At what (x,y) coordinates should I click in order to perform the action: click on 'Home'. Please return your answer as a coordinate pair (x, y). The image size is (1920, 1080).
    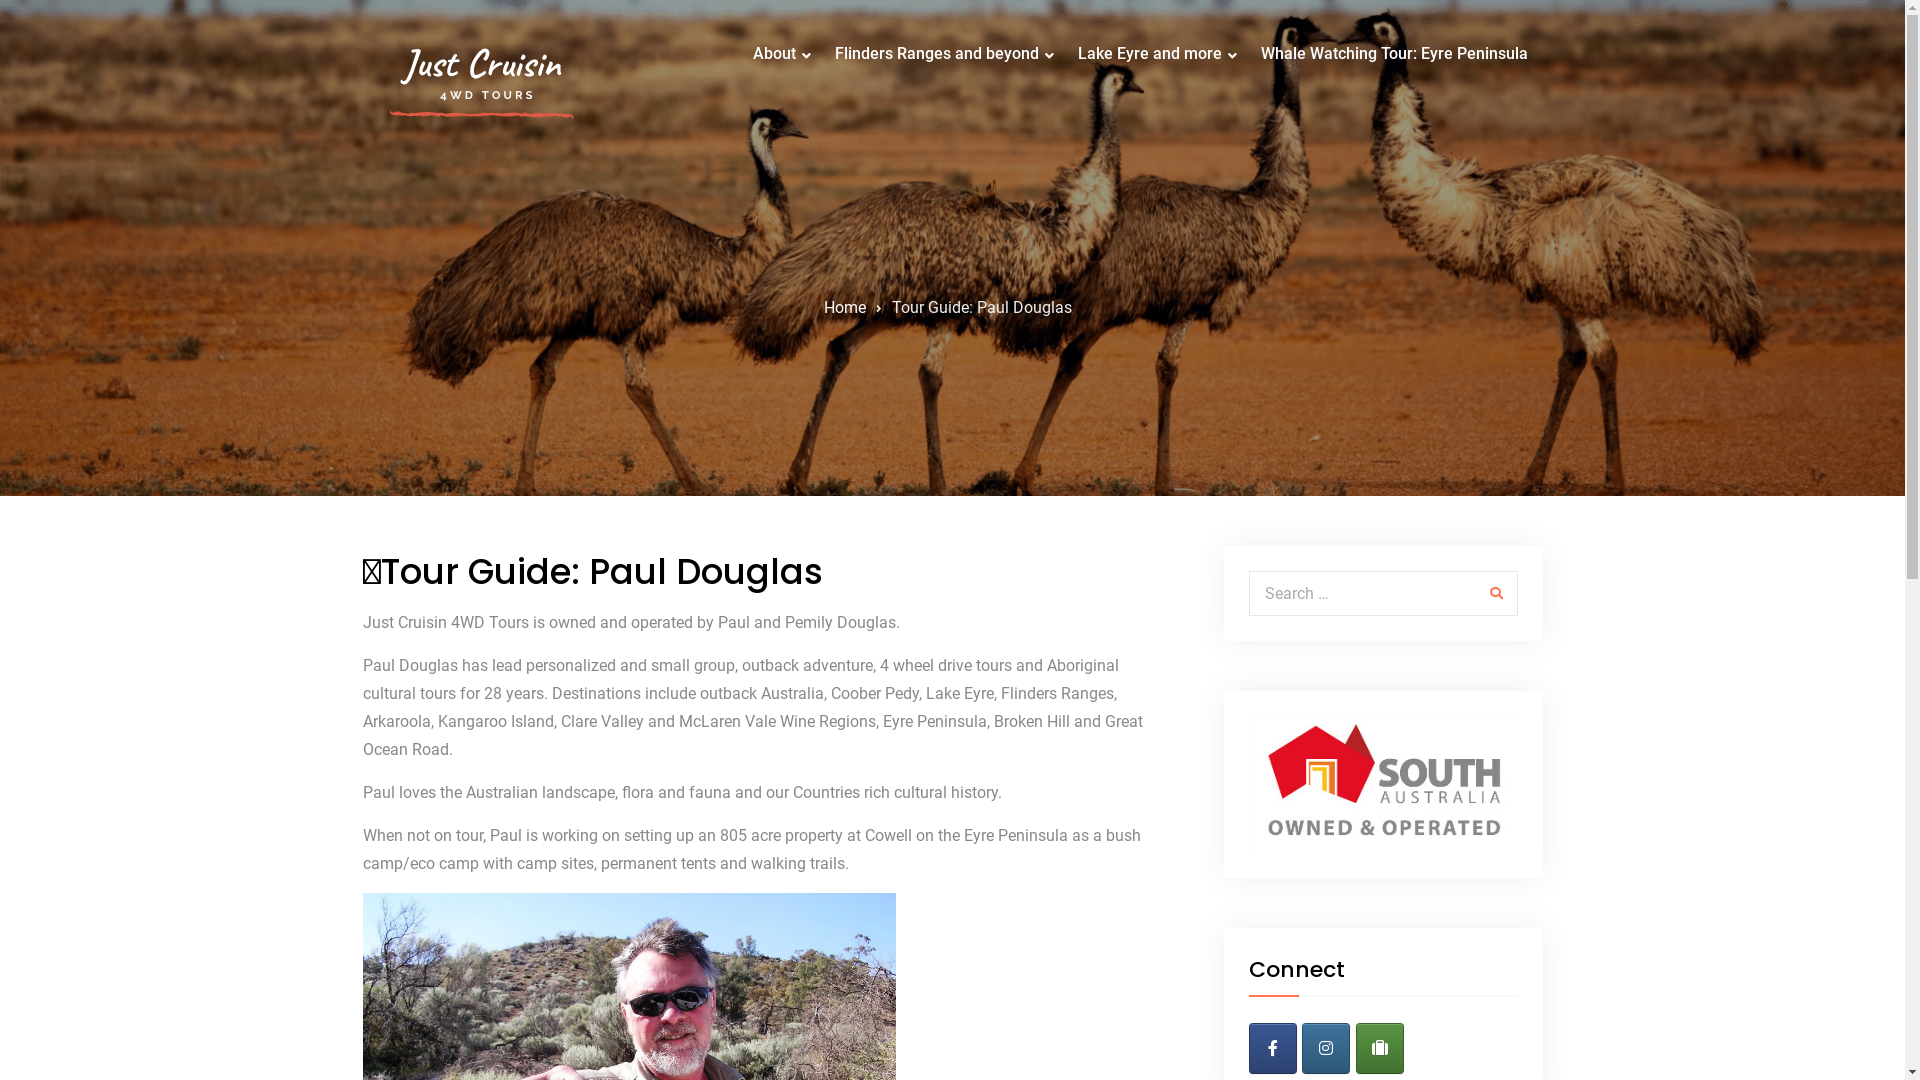
    Looking at the image, I should click on (844, 307).